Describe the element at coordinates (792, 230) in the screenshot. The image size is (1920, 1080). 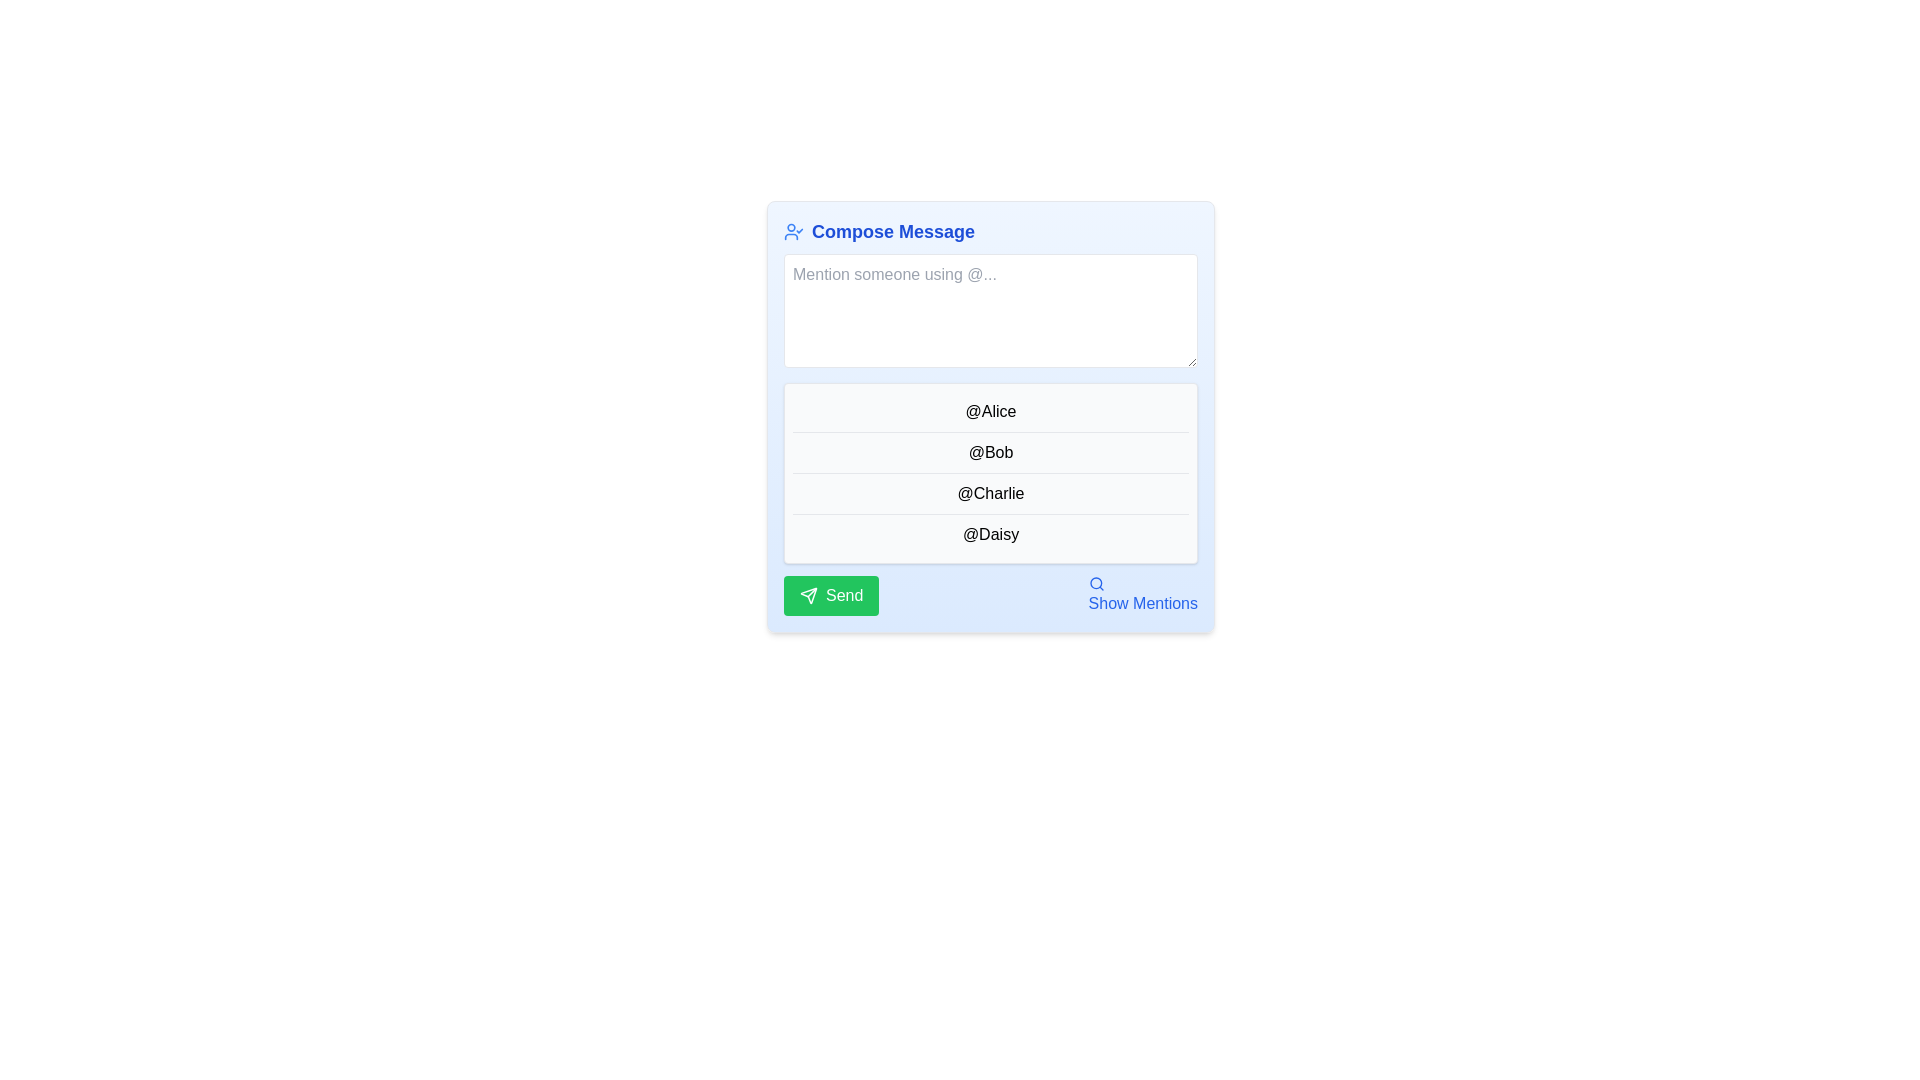
I see `the decorative icon representing a user with a check mark, styled with blue strokes, located` at that location.